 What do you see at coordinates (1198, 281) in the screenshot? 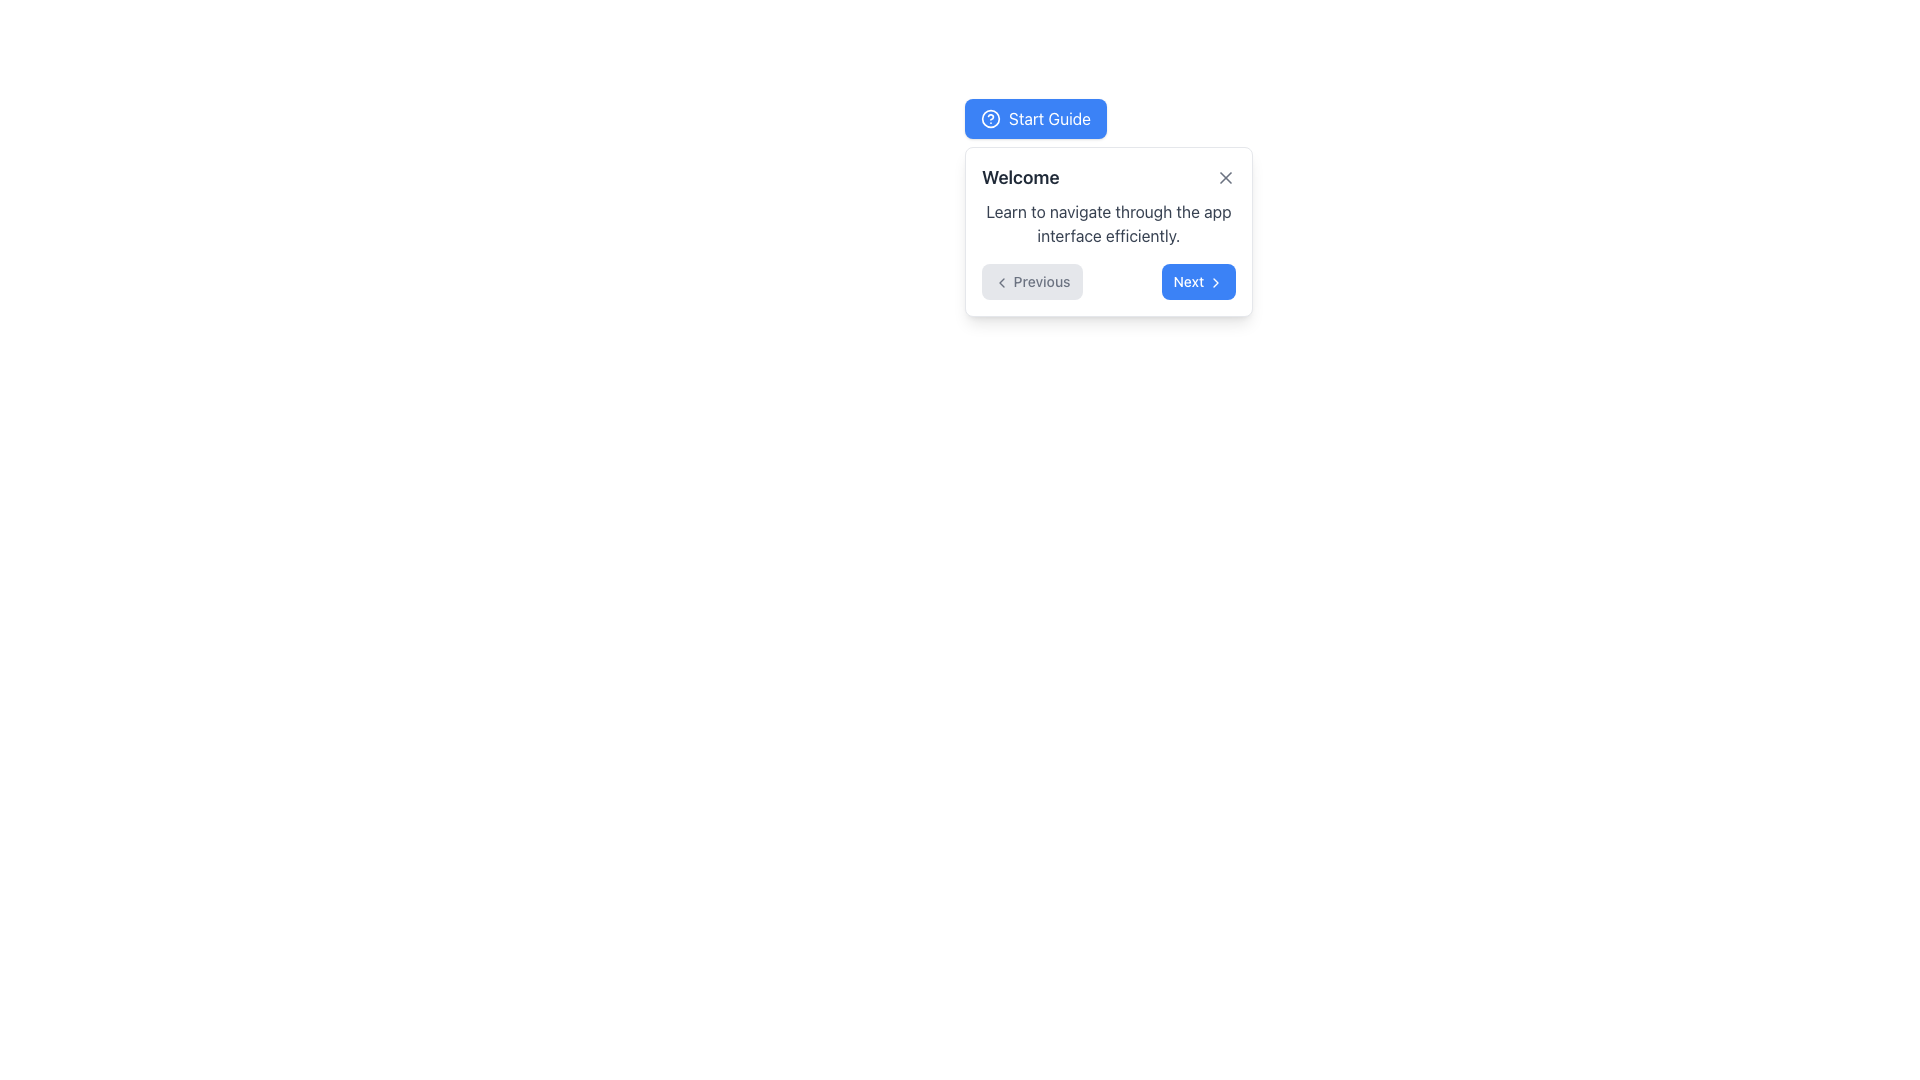
I see `the second button from the left in the navigation controls` at bounding box center [1198, 281].